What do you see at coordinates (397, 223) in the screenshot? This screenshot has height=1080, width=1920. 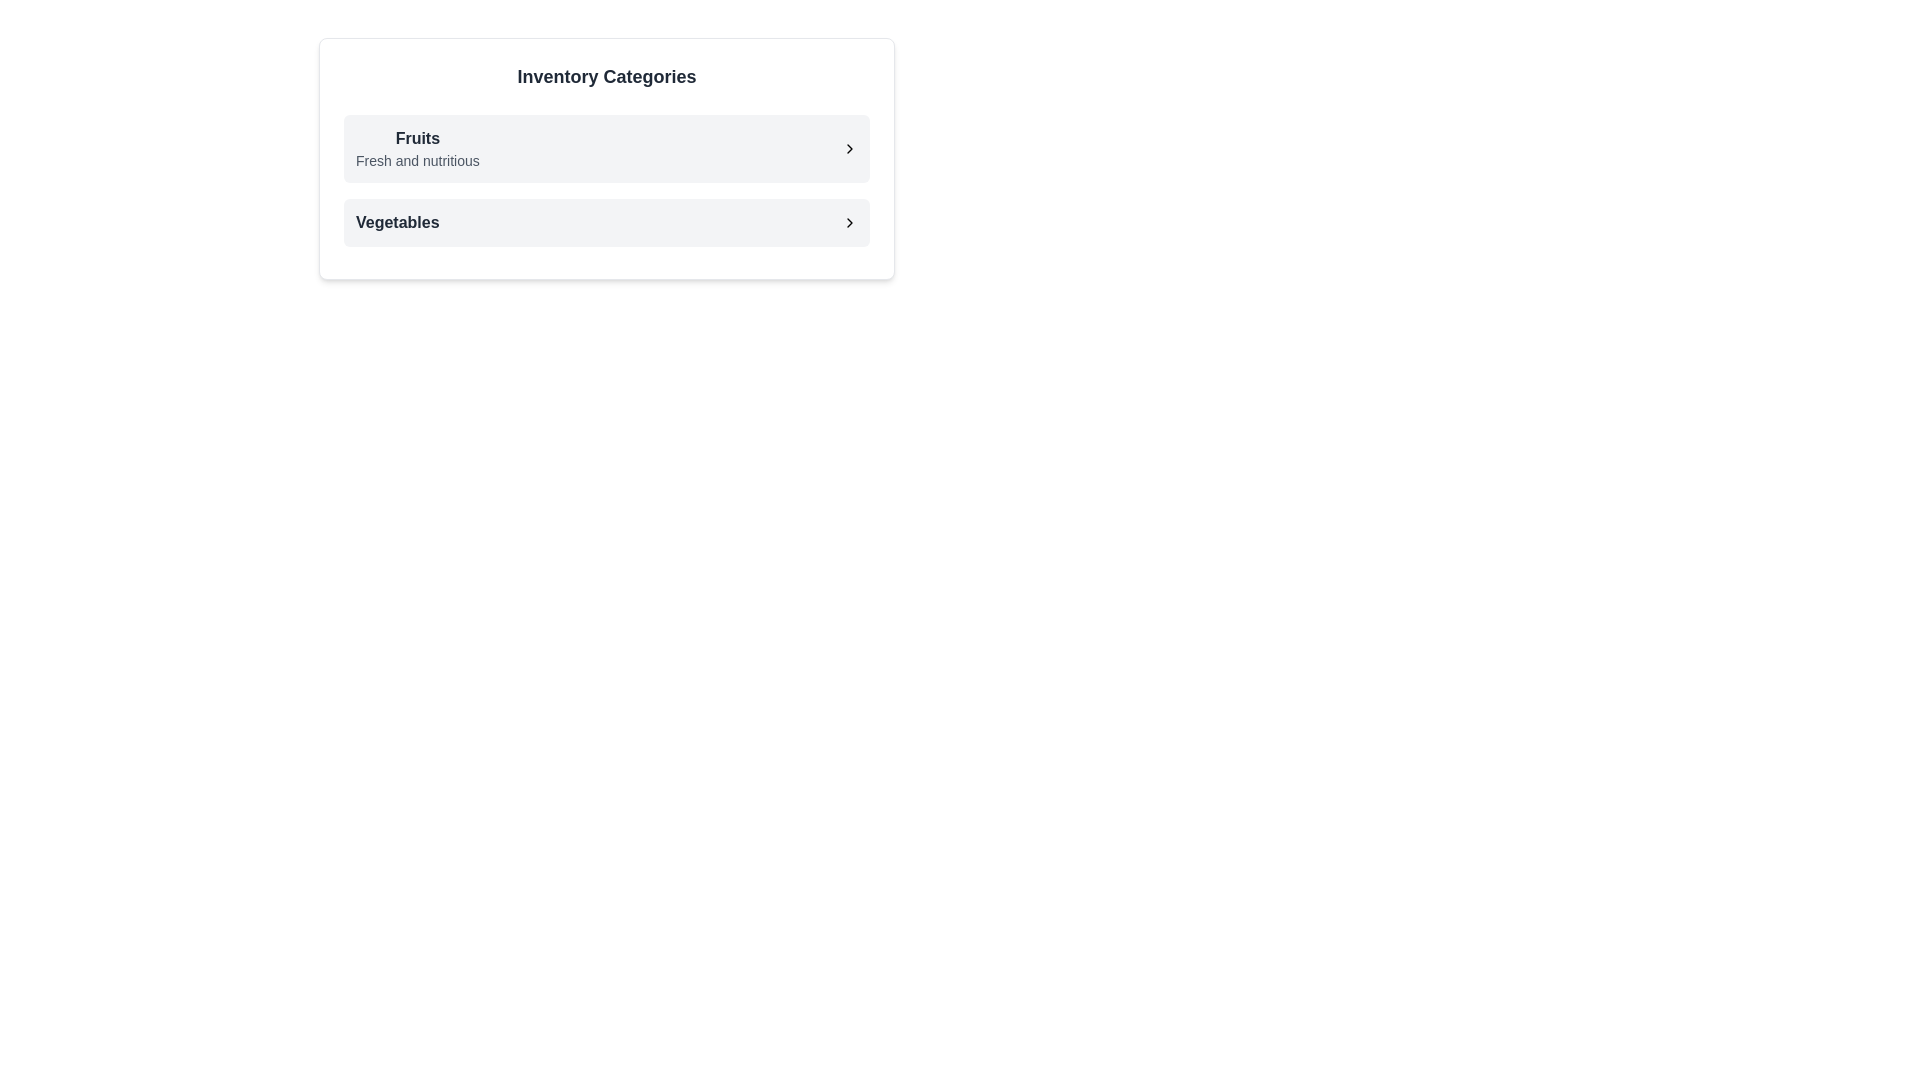 I see `the text label representing the 'Vegetables' category, which is located in the second selectable item of a vertically stacked list, below the 'Fruits' section` at bounding box center [397, 223].